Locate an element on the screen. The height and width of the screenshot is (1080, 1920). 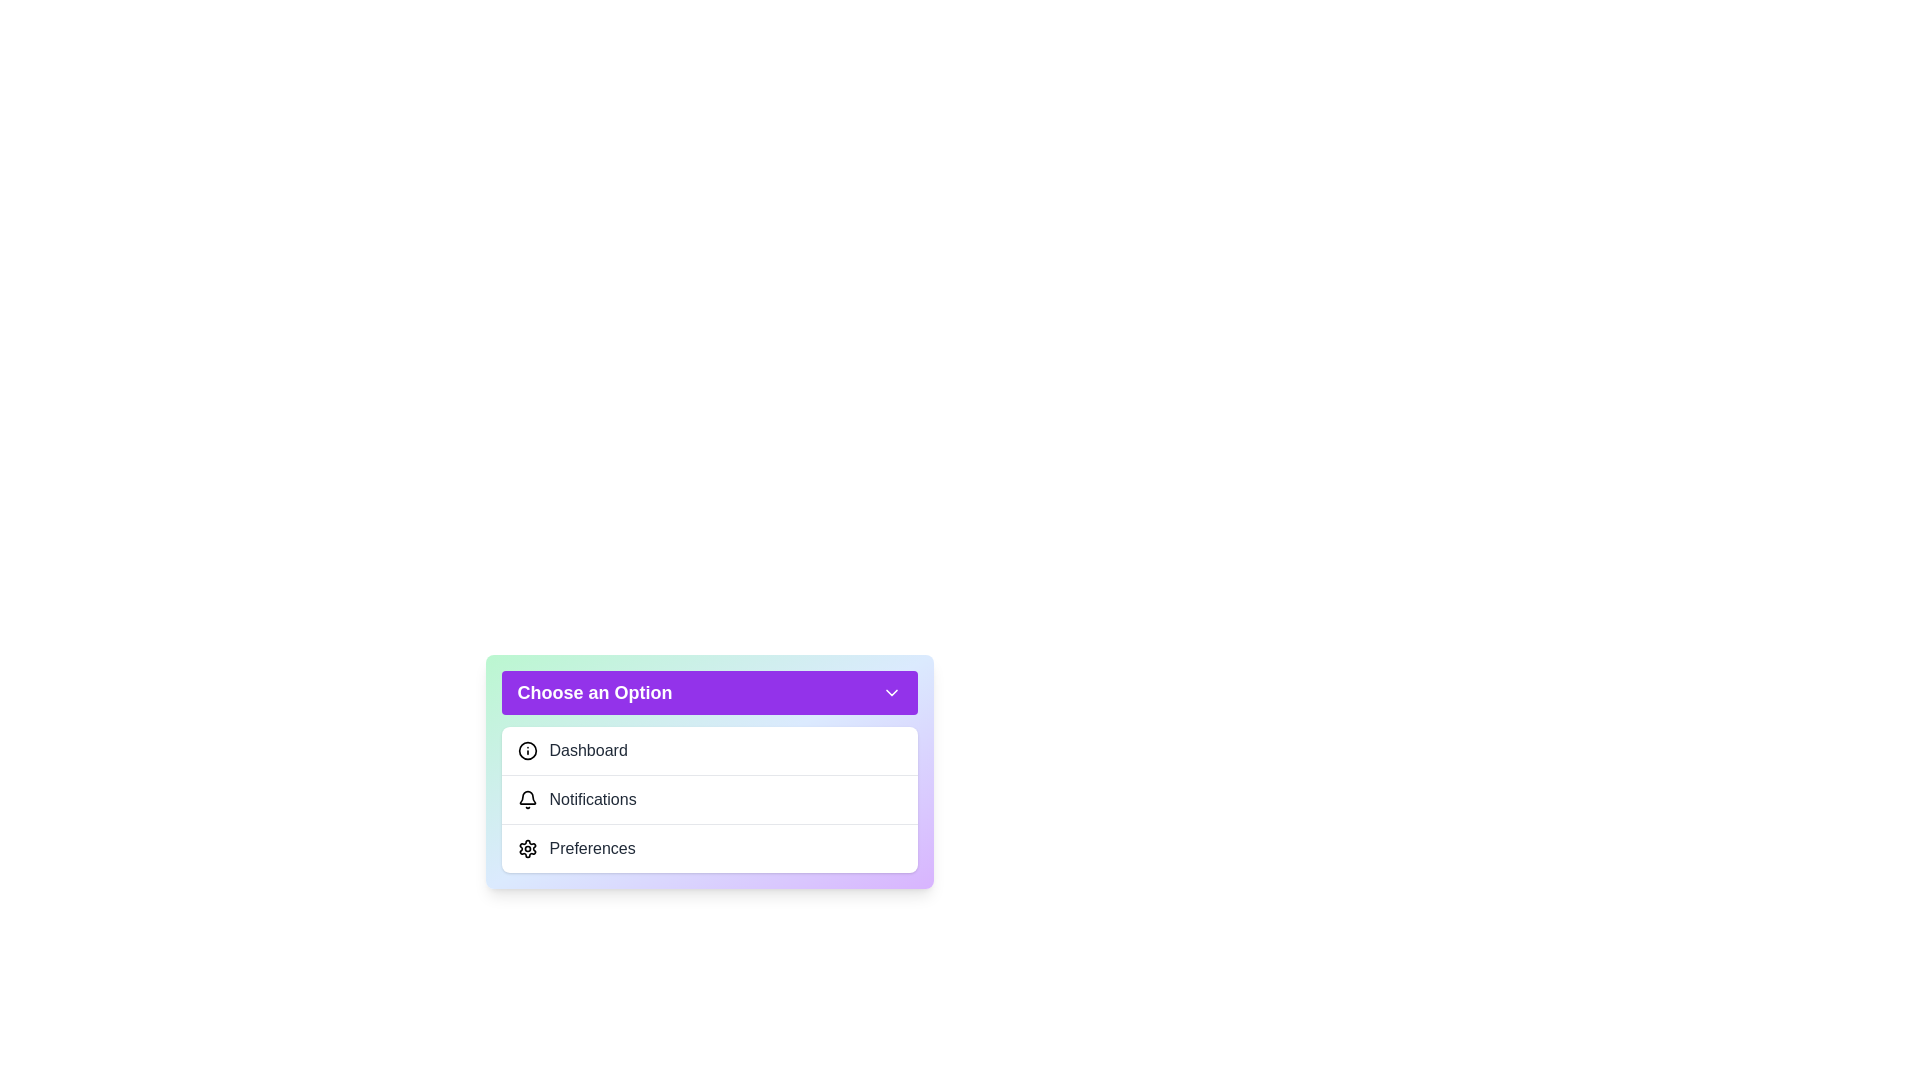
the option Dashboard from the dropdown menu is located at coordinates (709, 751).